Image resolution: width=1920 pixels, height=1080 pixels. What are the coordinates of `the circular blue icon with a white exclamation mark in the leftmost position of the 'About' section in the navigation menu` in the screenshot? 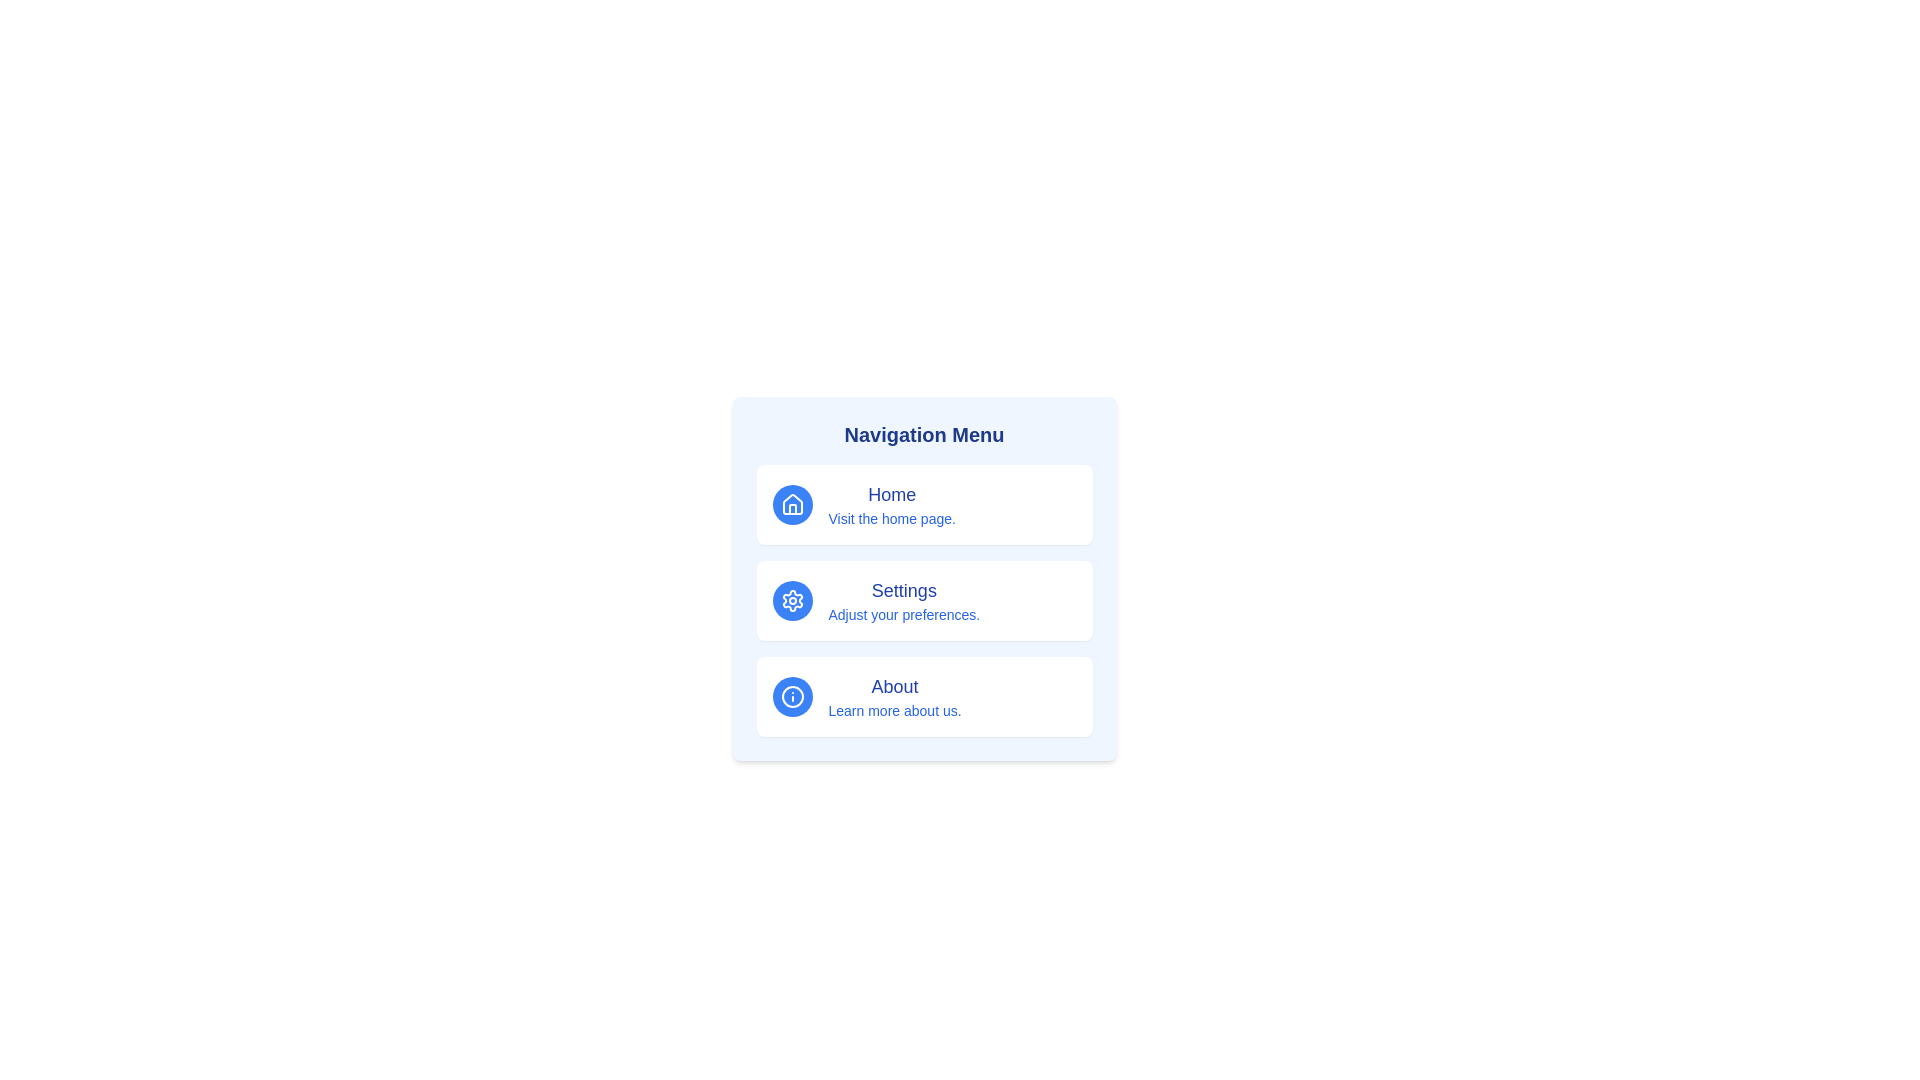 It's located at (791, 696).